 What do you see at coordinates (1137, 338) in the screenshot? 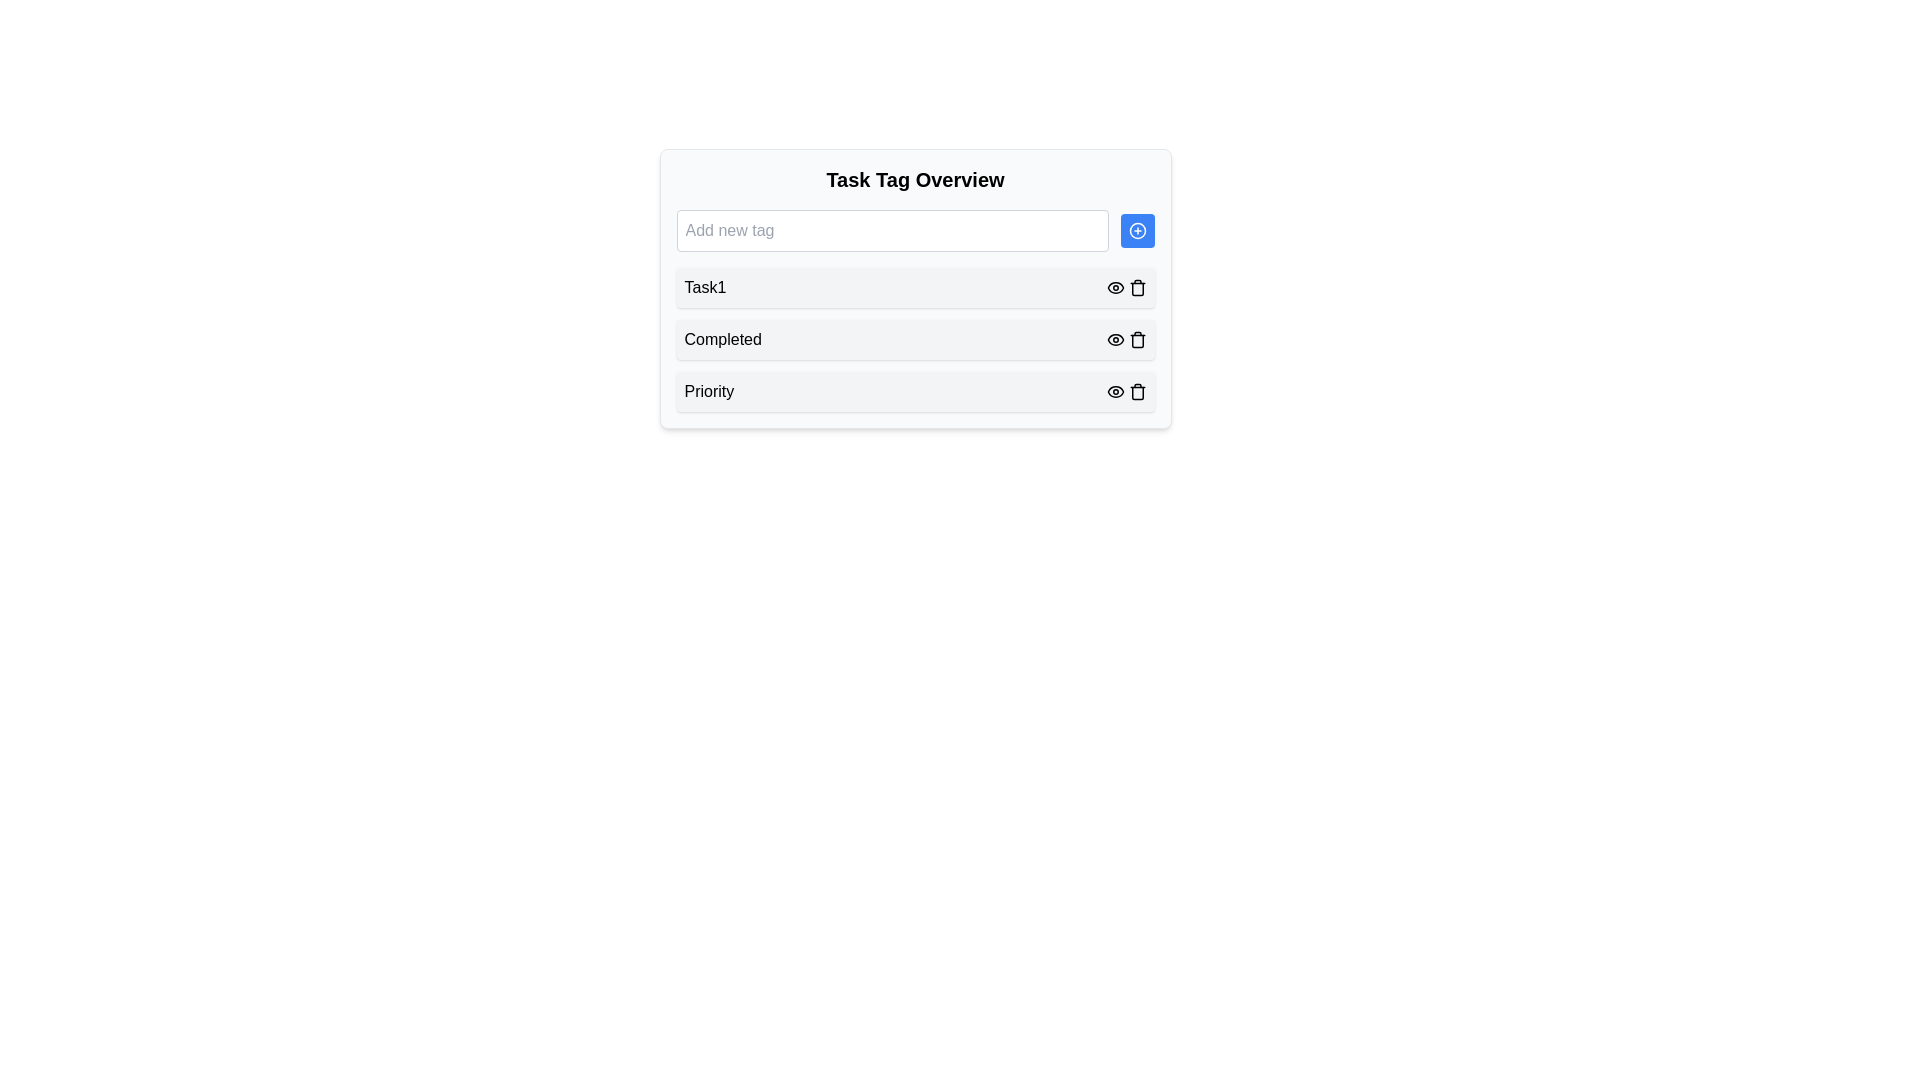
I see `the delete button located in the second row of the item list, which is positioned to the far right next to an eye-shaped icon` at bounding box center [1137, 338].